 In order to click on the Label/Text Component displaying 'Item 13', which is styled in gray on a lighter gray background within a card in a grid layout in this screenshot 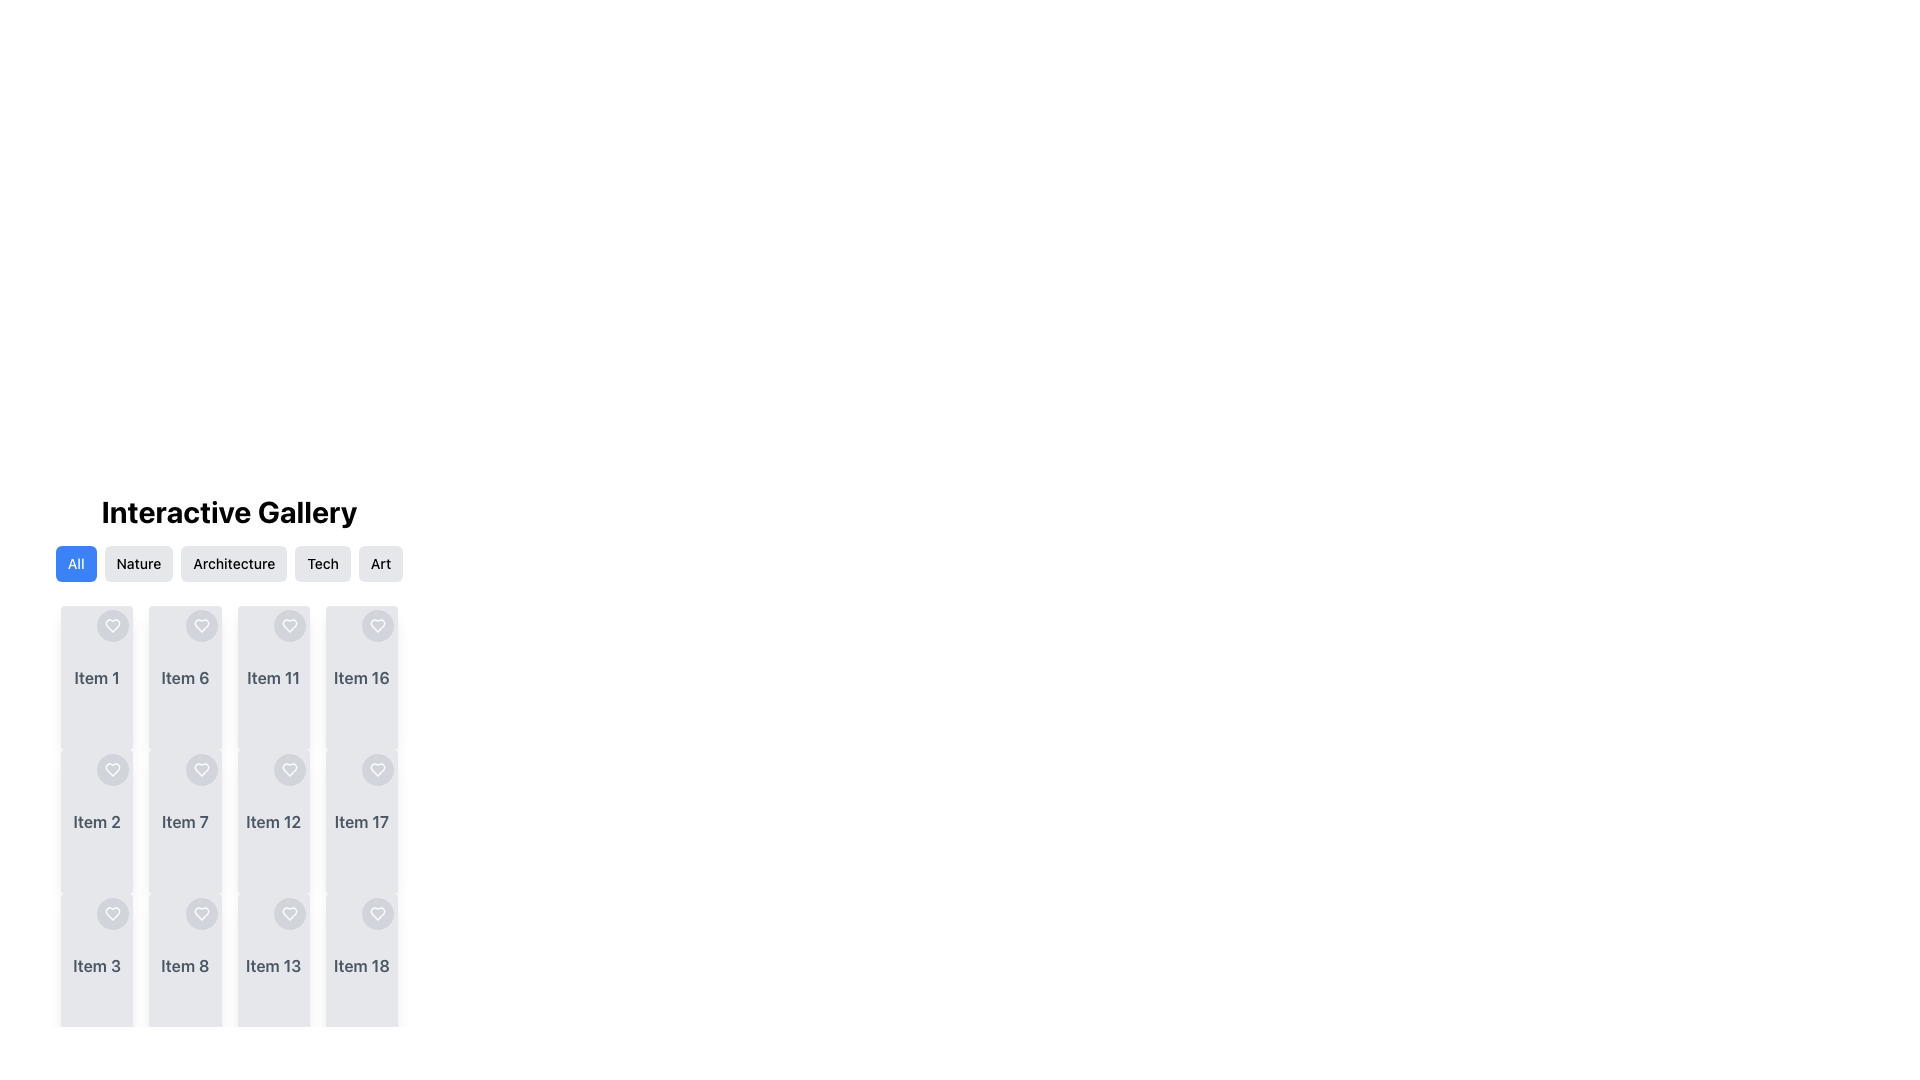, I will do `click(272, 964)`.